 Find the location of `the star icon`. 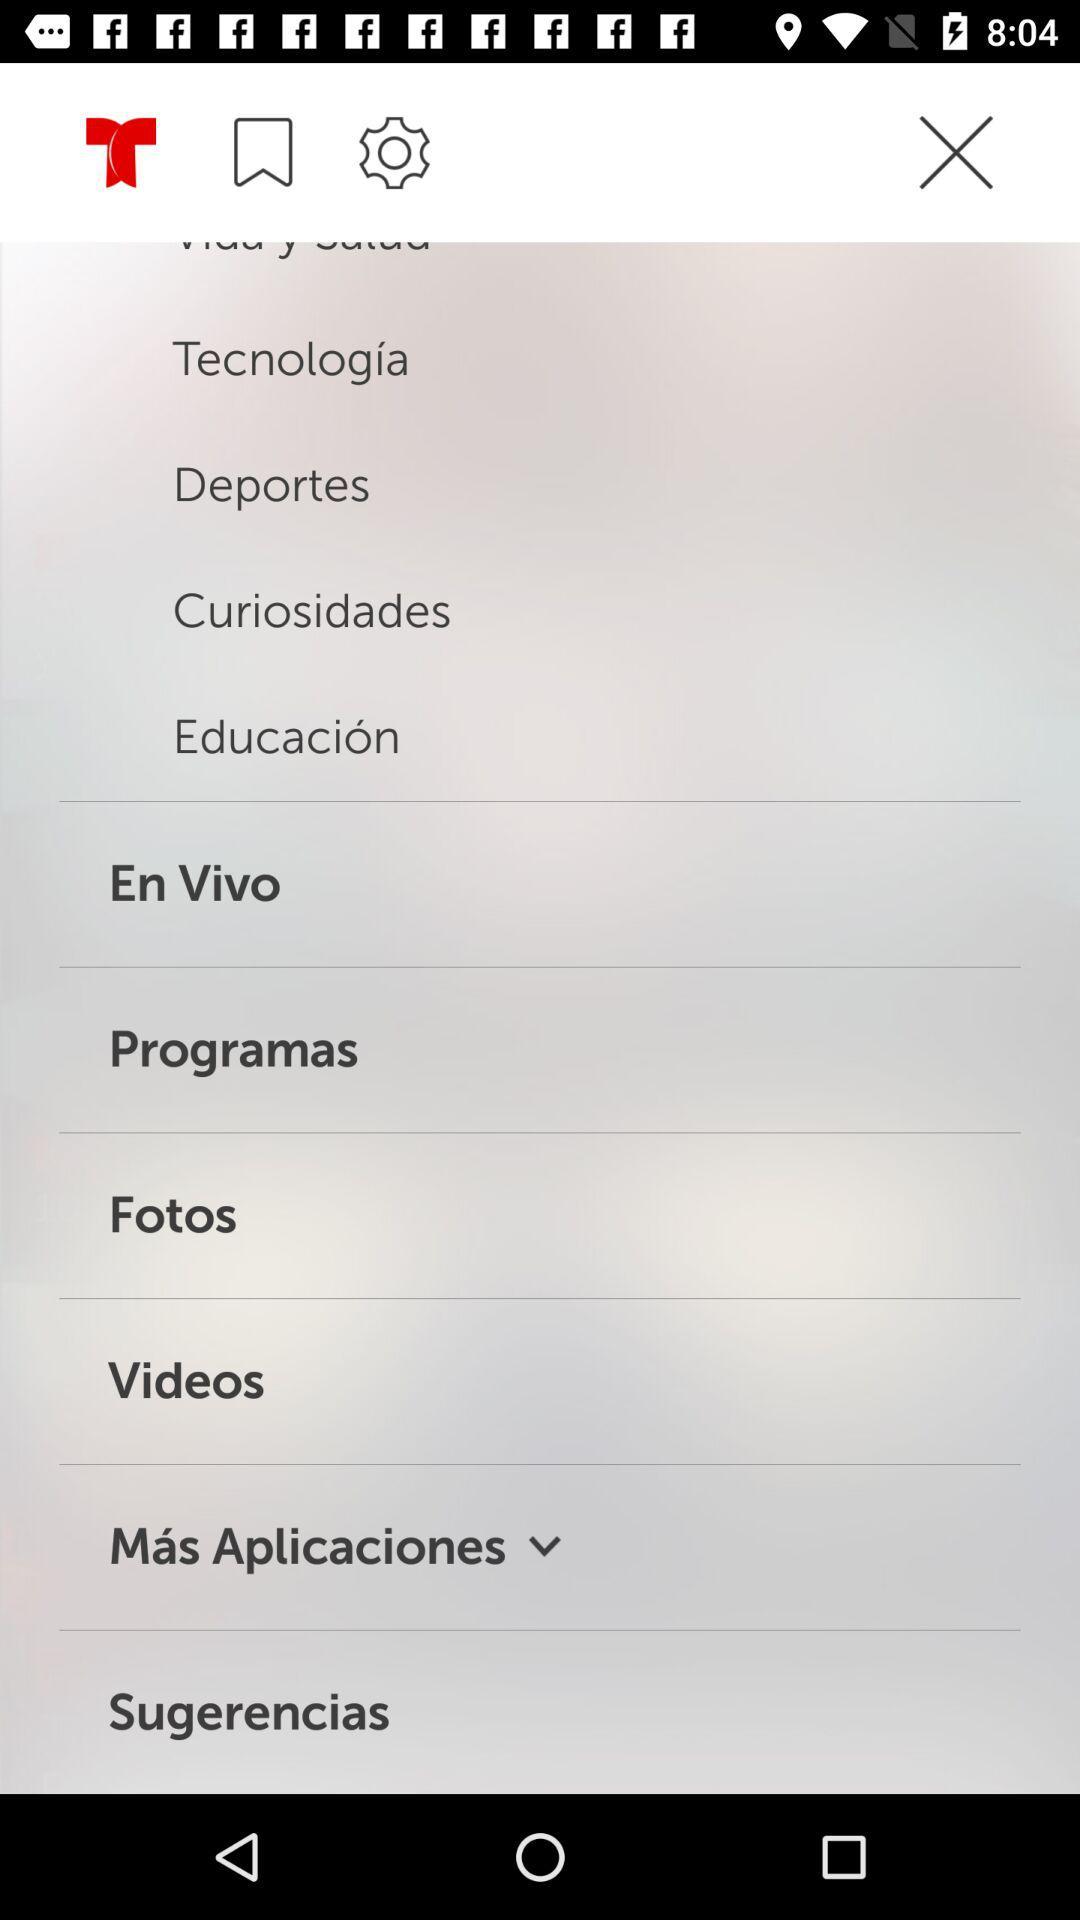

the star icon is located at coordinates (121, 153).